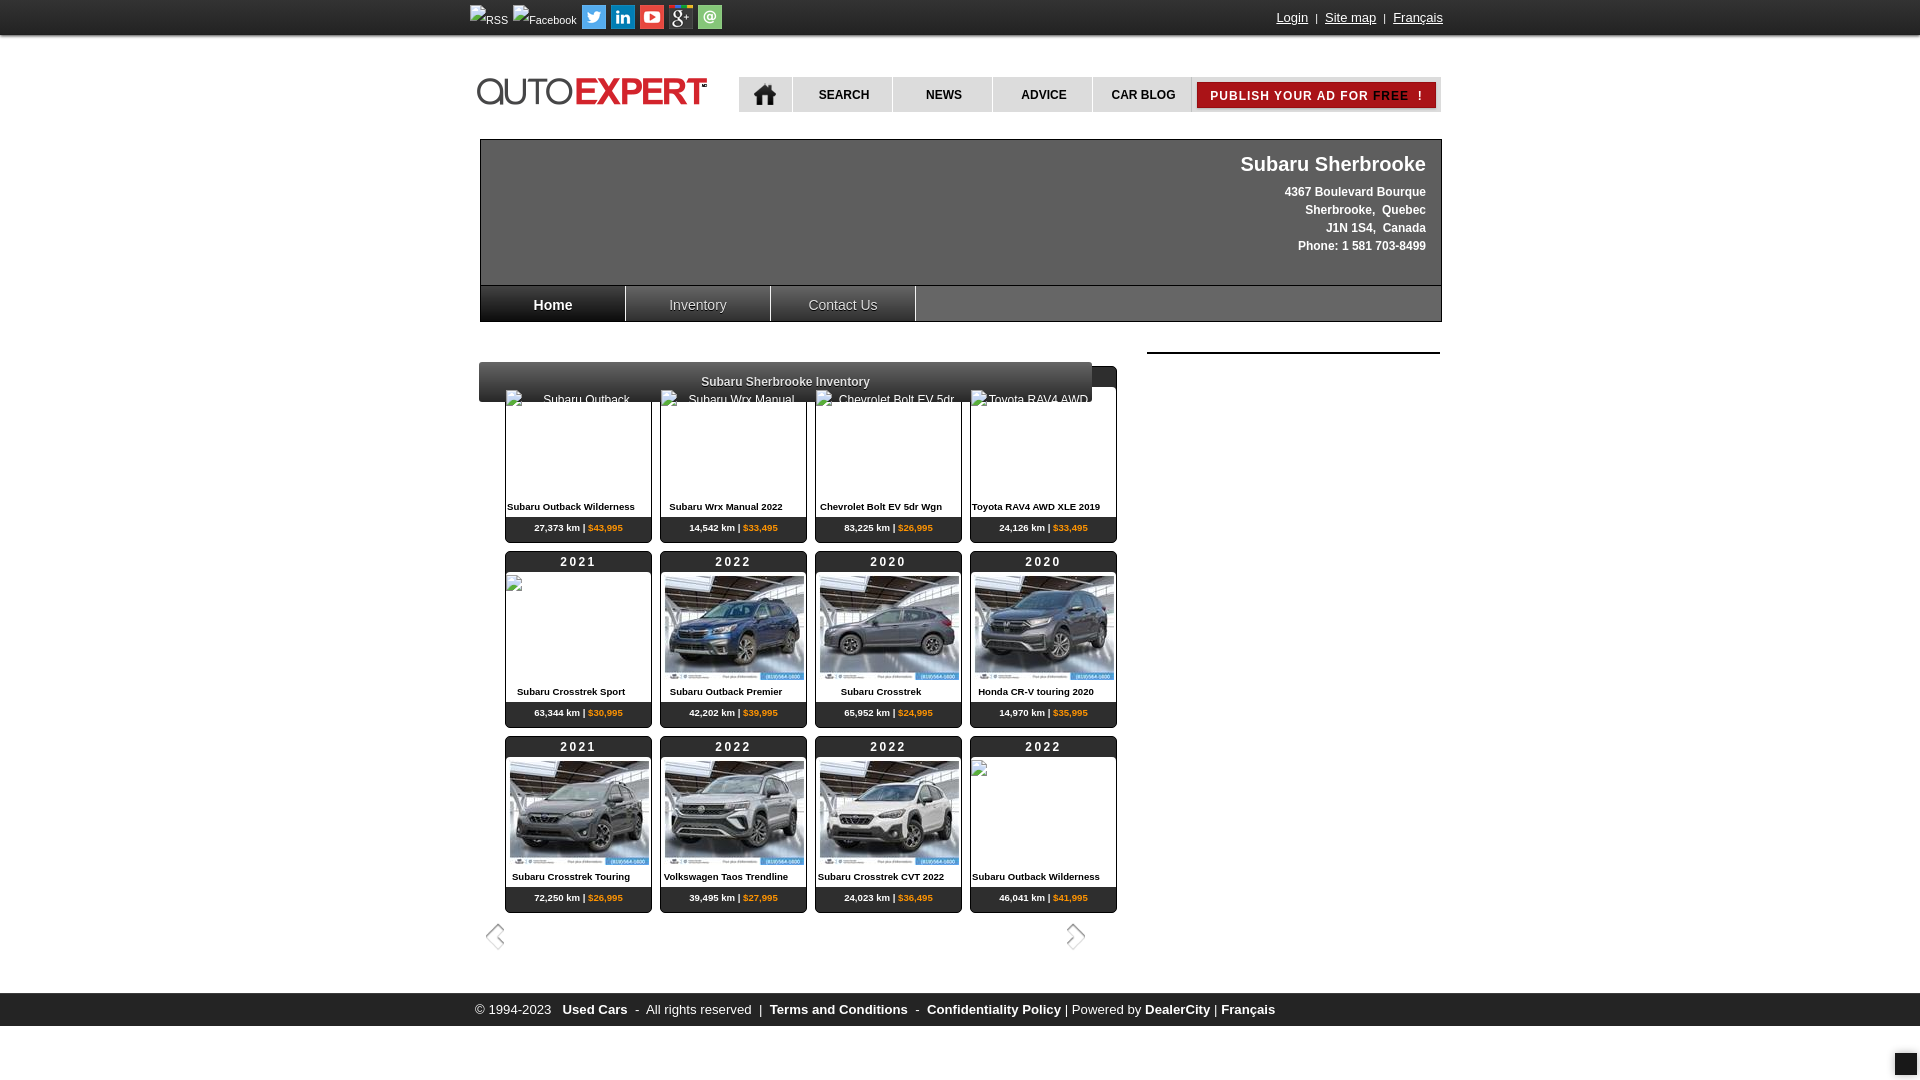 The width and height of the screenshot is (1920, 1080). What do you see at coordinates (652, 24) in the screenshot?
I see `'Follow autoExpert.ca on Youtube'` at bounding box center [652, 24].